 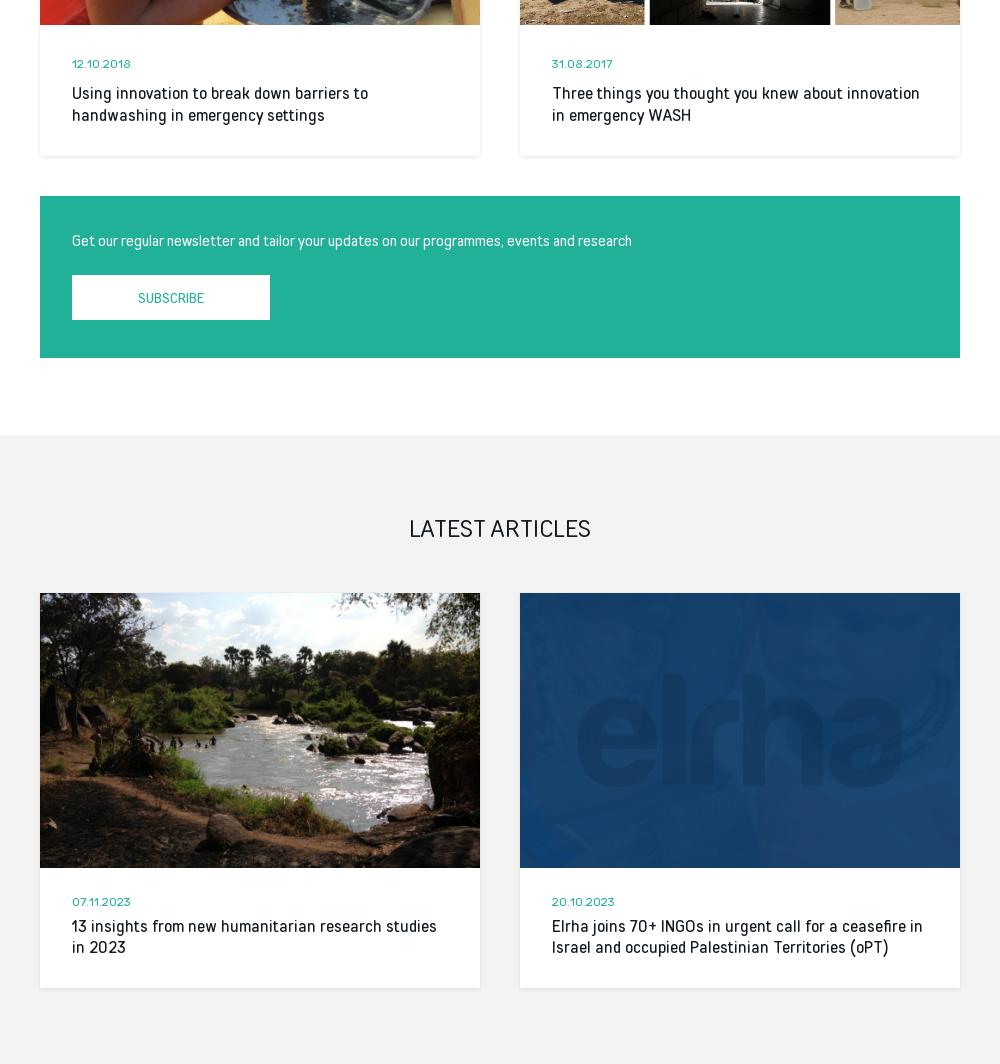 I want to click on '20.10.2023', so click(x=552, y=900).